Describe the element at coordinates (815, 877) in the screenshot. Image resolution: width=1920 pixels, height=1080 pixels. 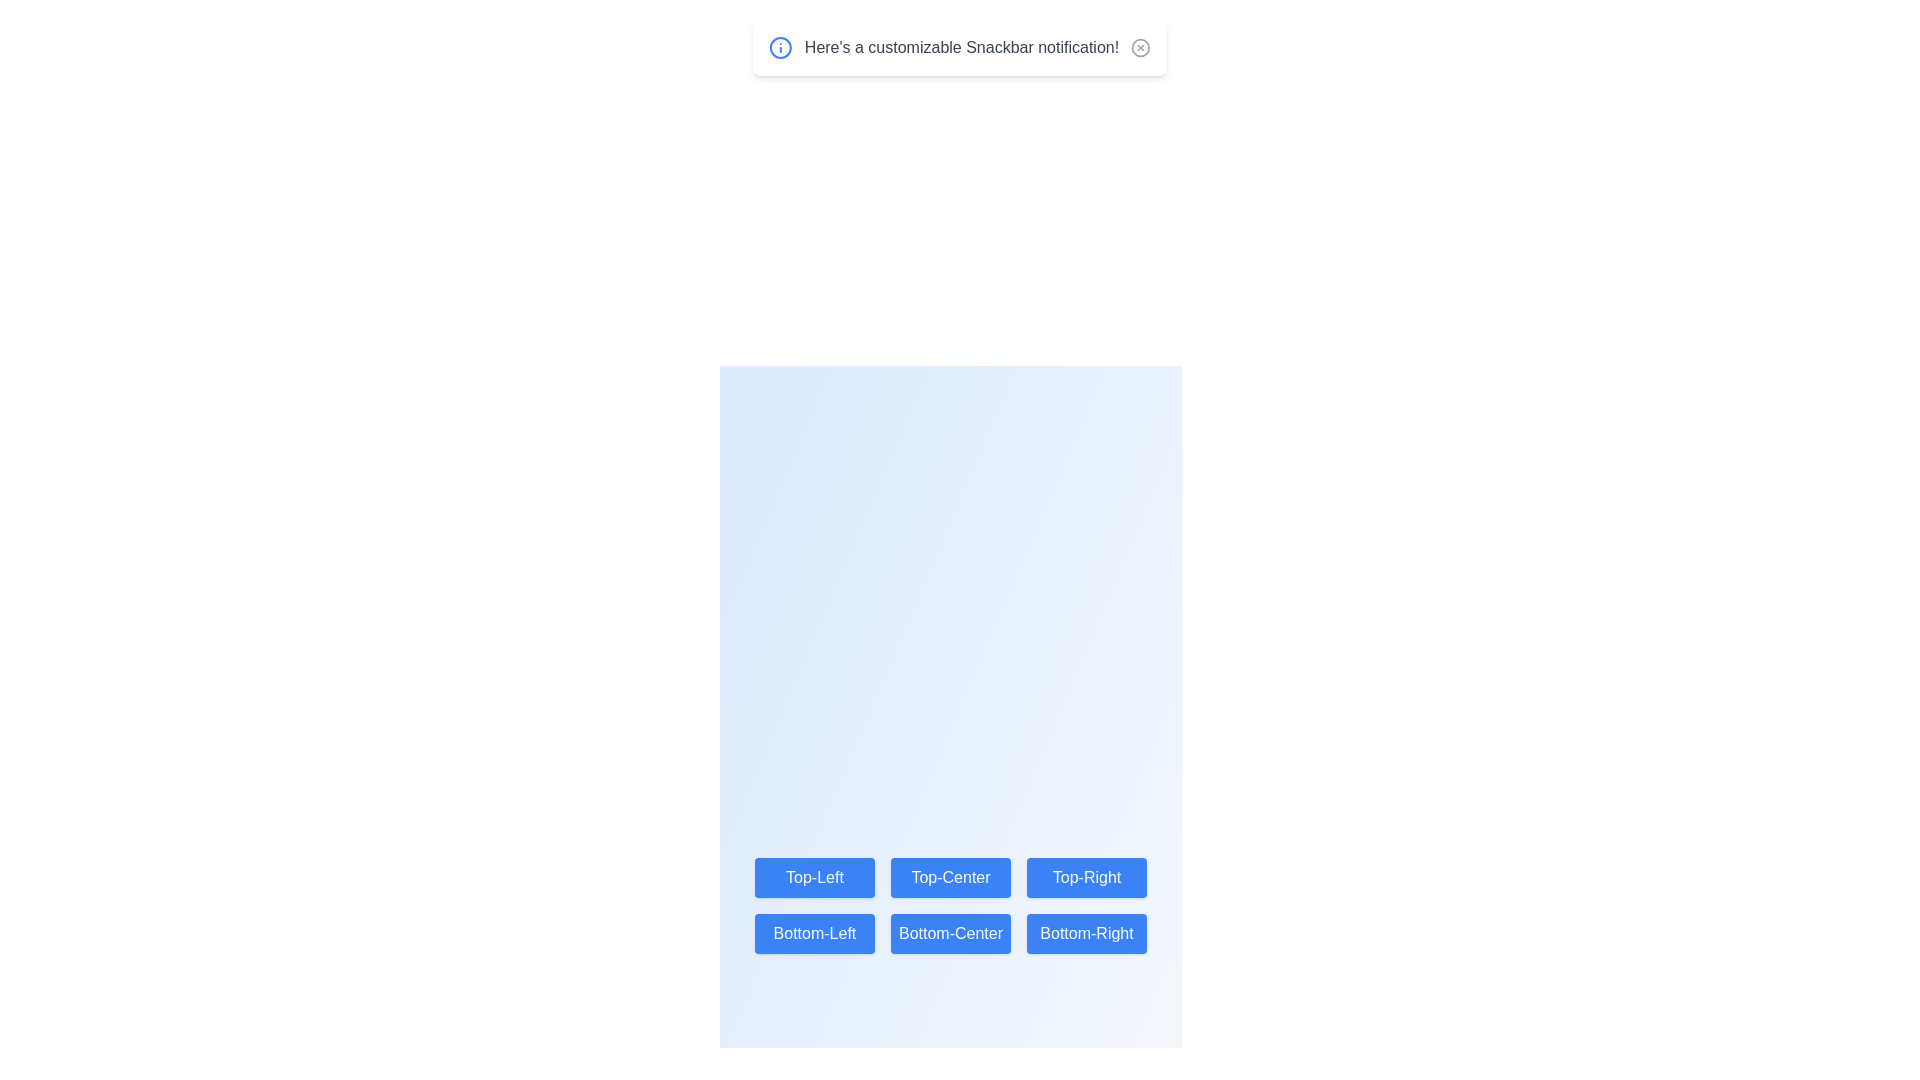
I see `the button labeled Top-Left to change the Snackbar position` at that location.